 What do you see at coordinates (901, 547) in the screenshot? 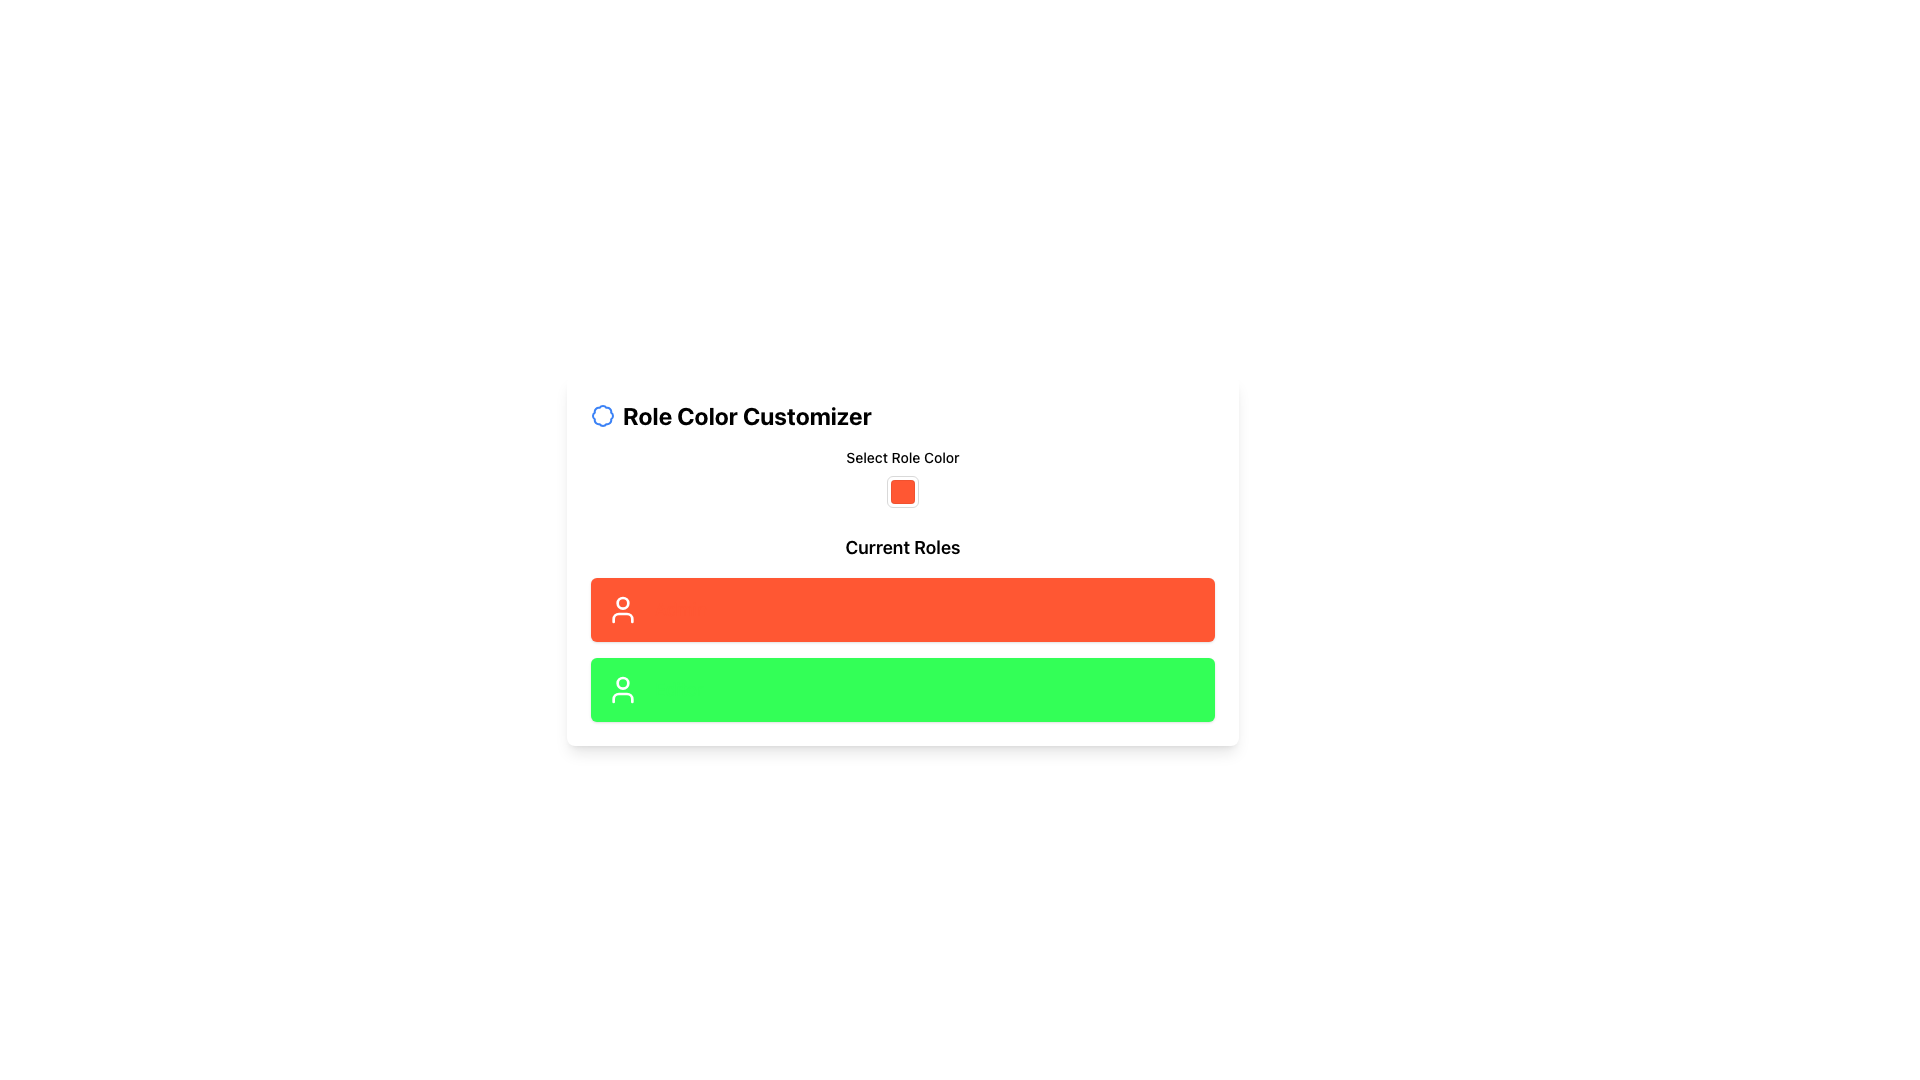
I see `the 'Current Roles' text label, which serves as a header for the role items 'Admin' and 'Editor' located below the 'Select Role Color' section` at bounding box center [901, 547].